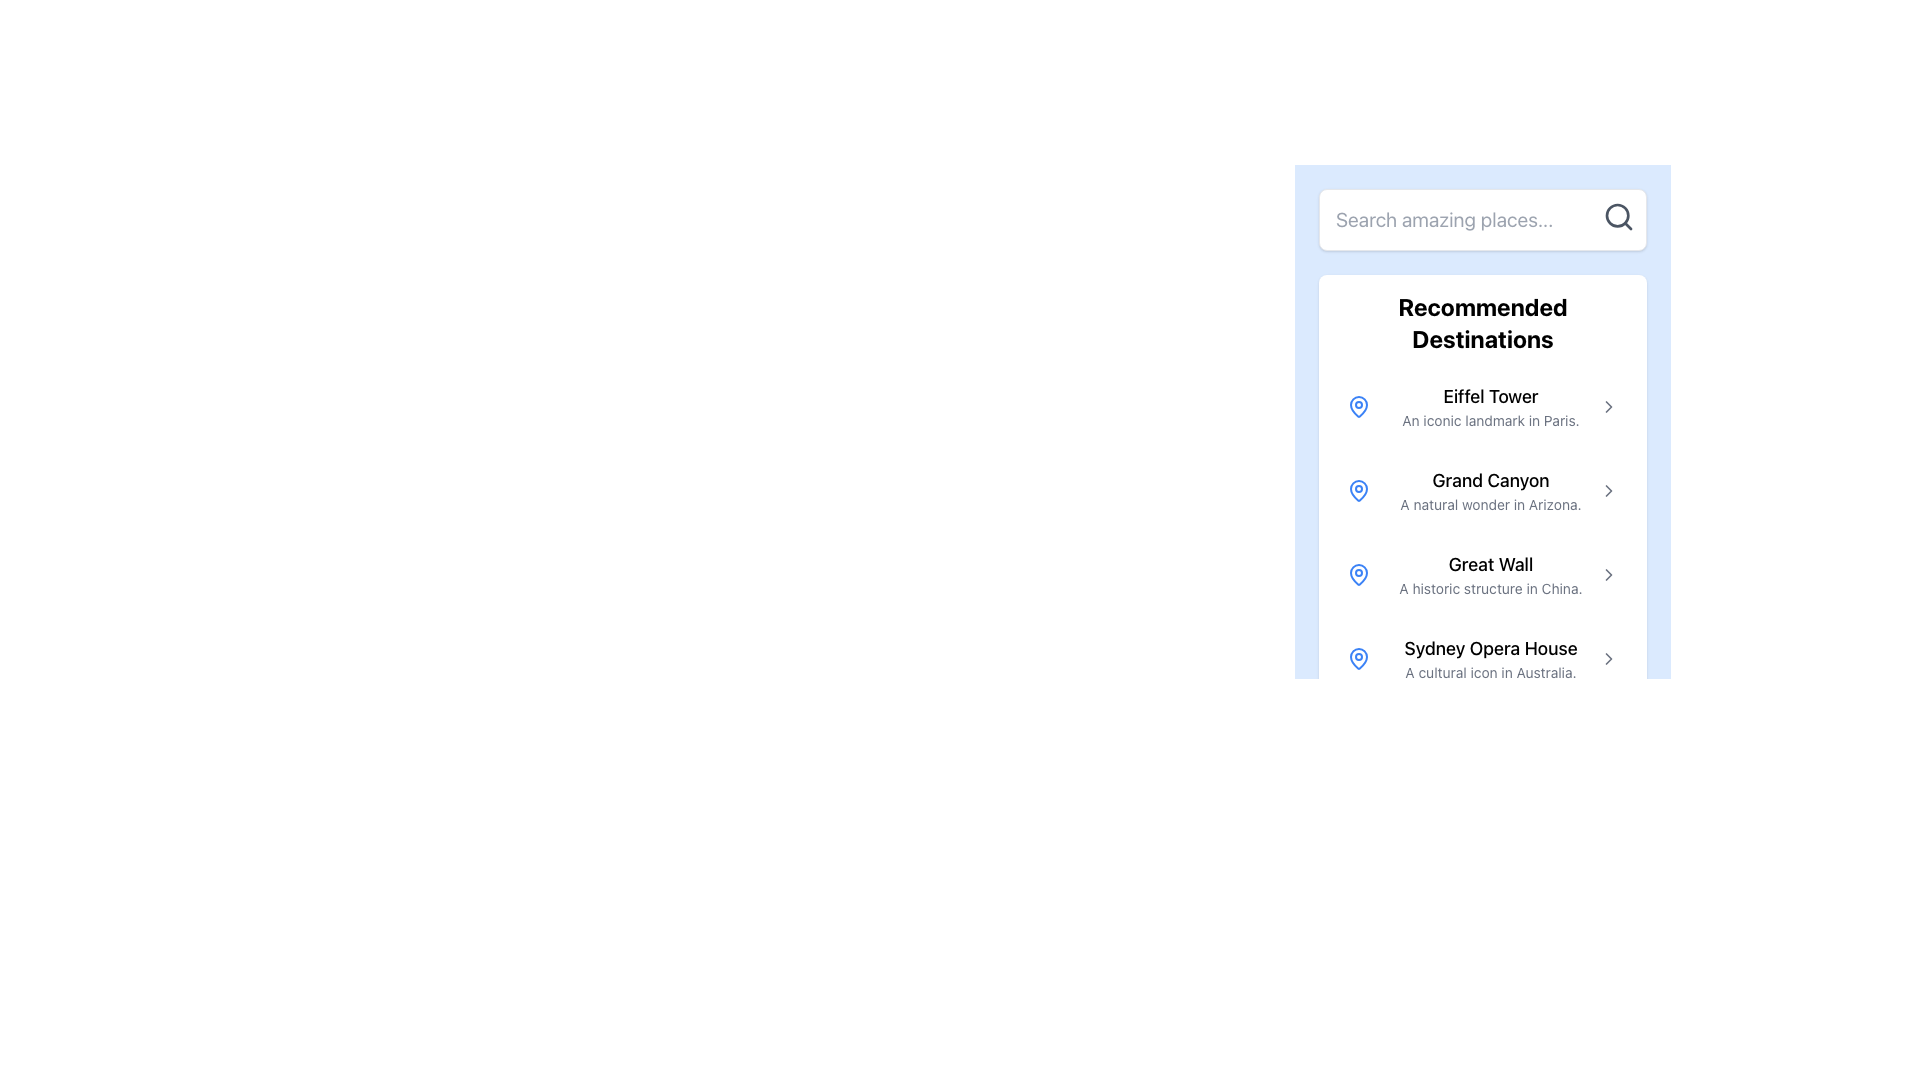  Describe the element at coordinates (1608, 490) in the screenshot. I see `the right-facing arrow icon located in the third list entry of the 'Recommended Destinations' section, which is aligned with the text 'Grand Canyon'` at that location.